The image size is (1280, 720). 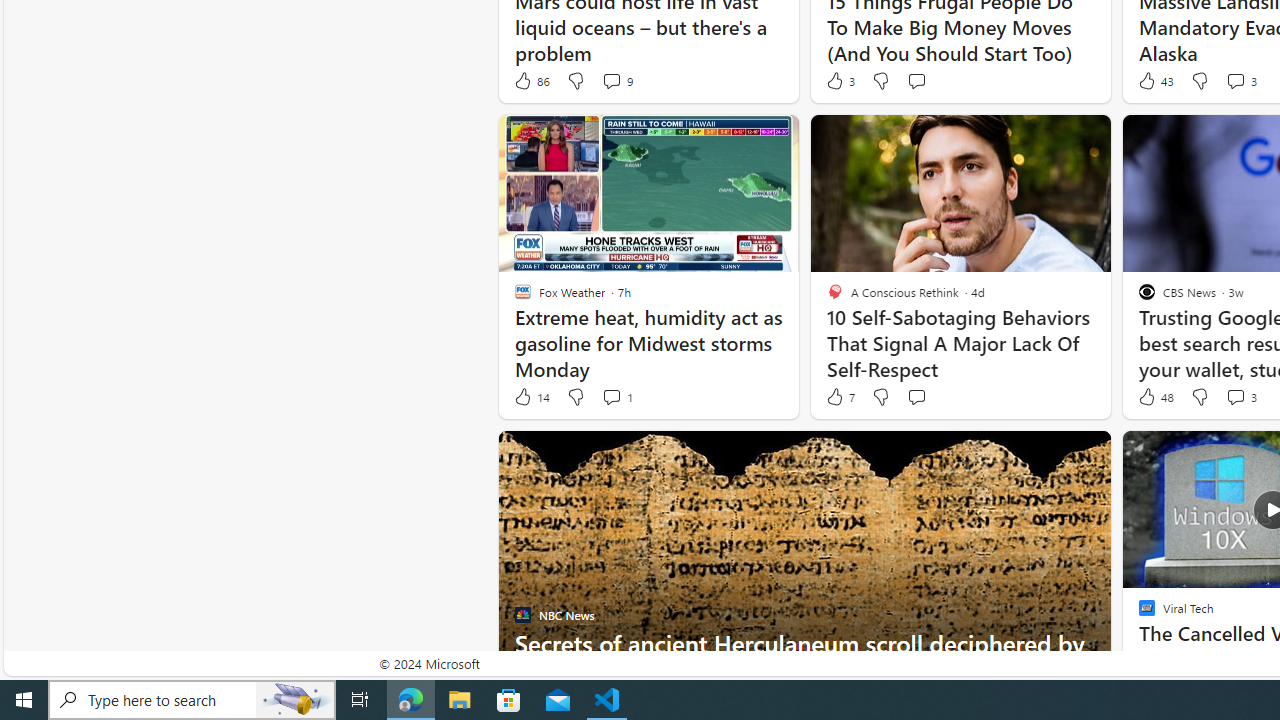 I want to click on '14 Like', so click(x=531, y=397).